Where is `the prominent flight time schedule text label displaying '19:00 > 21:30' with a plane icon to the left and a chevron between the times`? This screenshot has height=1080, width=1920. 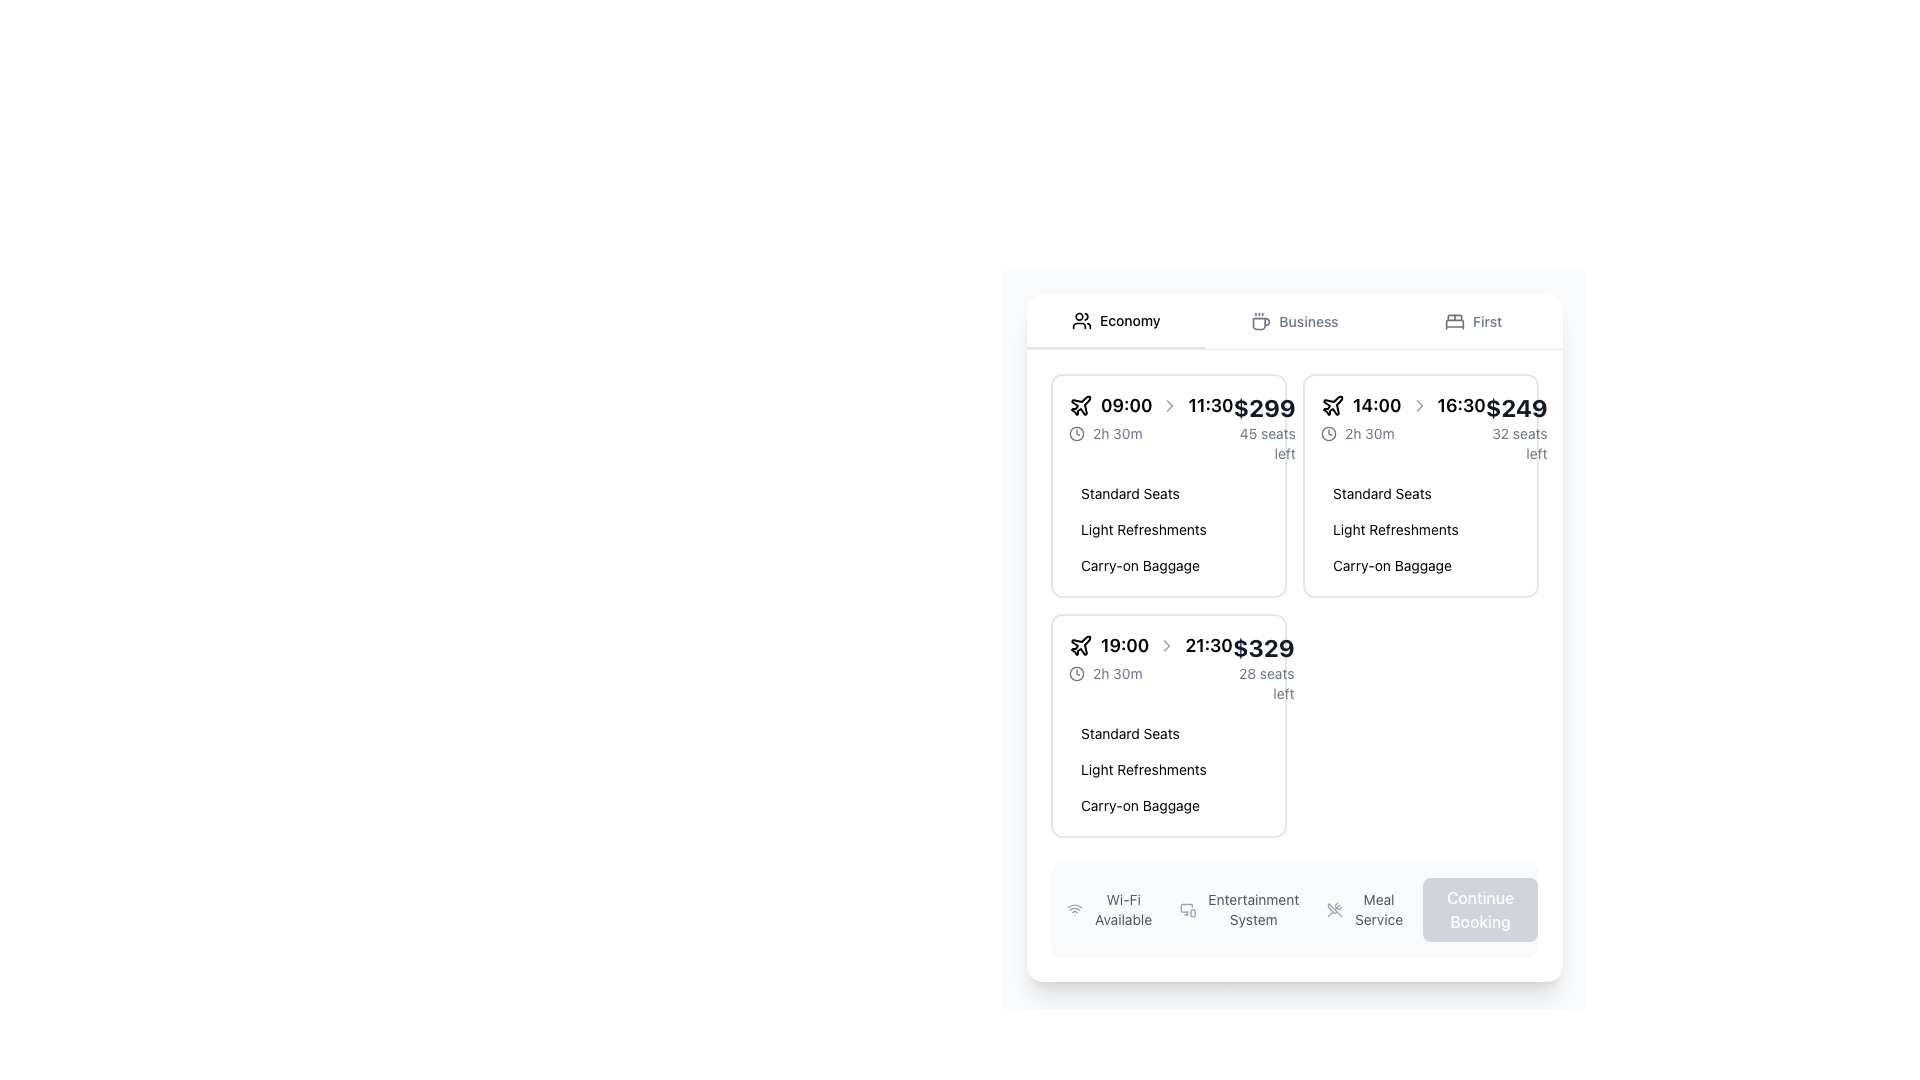
the prominent flight time schedule text label displaying '19:00 > 21:30' with a plane icon to the left and a chevron between the times is located at coordinates (1150, 645).